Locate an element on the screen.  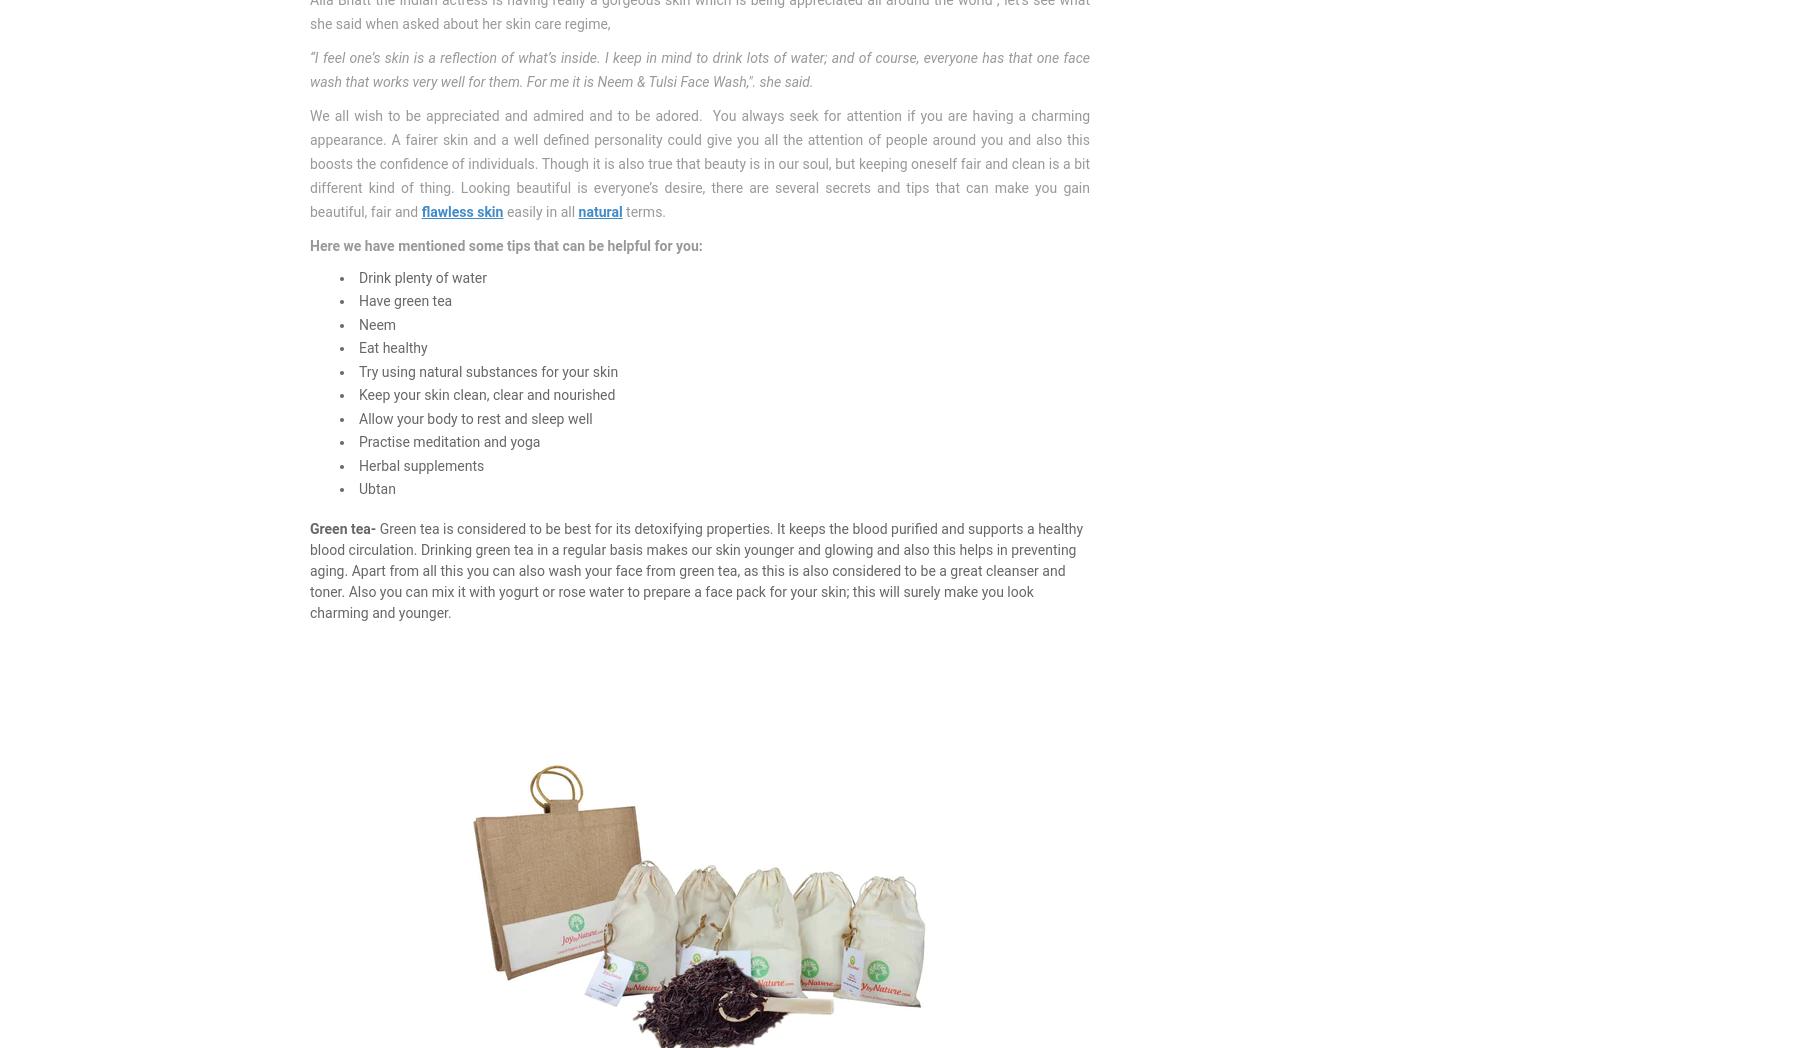
'Eat healthy' is located at coordinates (392, 348).